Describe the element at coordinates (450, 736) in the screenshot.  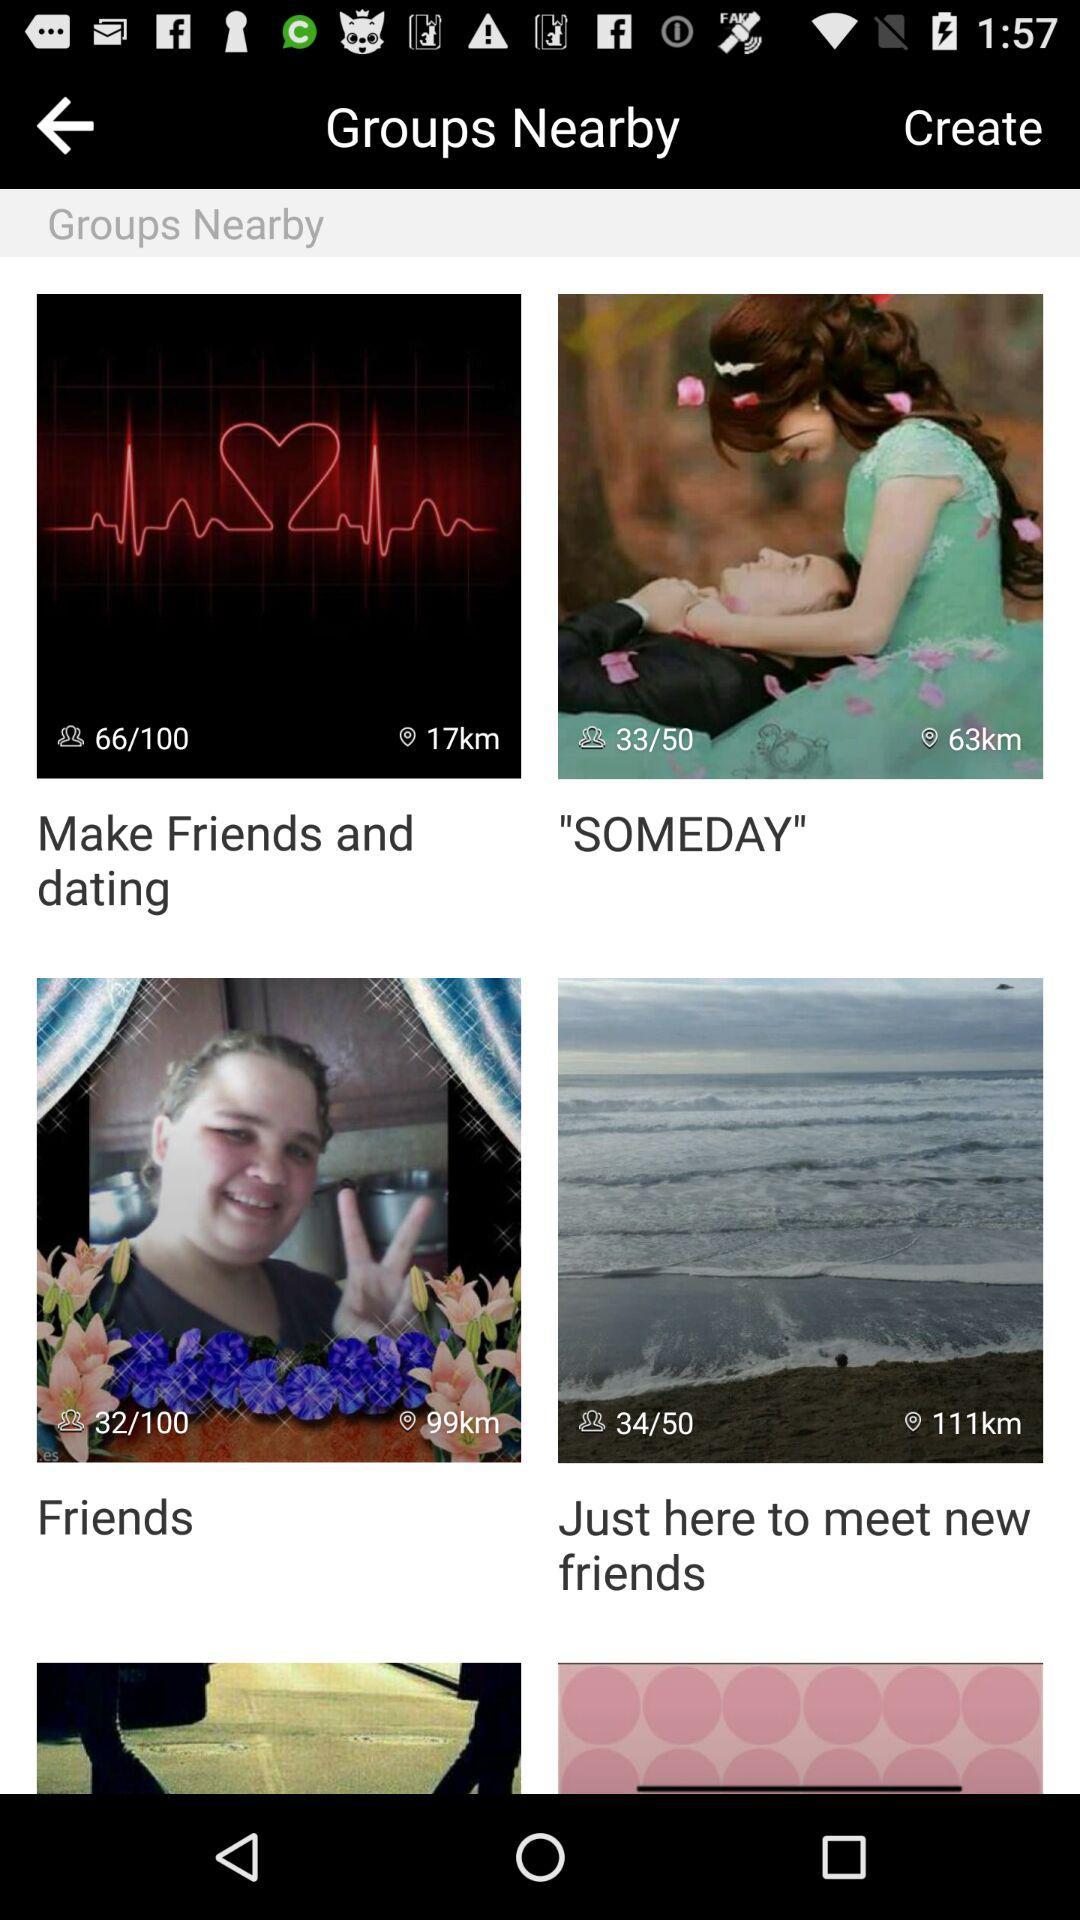
I see `17km app` at that location.